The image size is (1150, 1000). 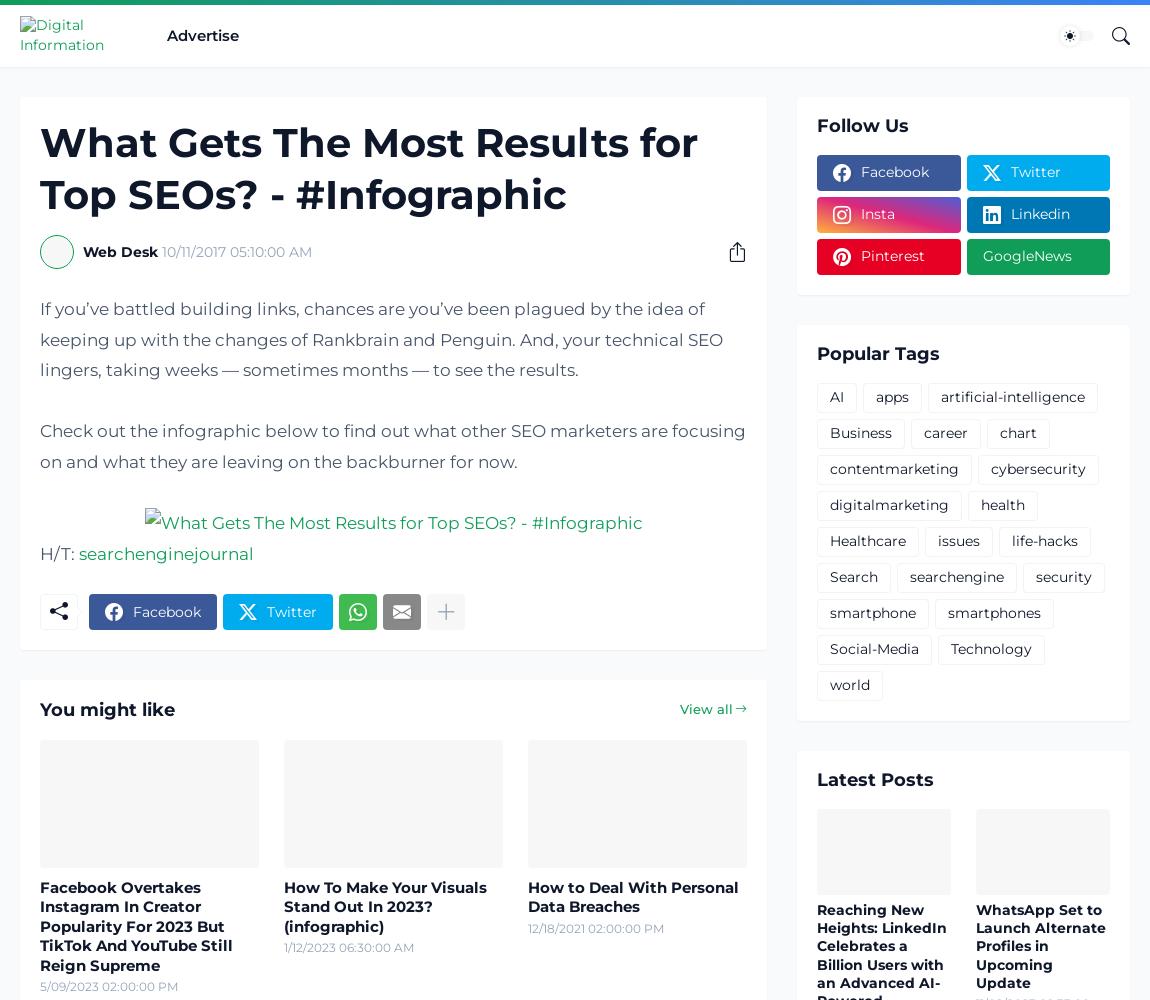 I want to click on 'View all', so click(x=705, y=708).